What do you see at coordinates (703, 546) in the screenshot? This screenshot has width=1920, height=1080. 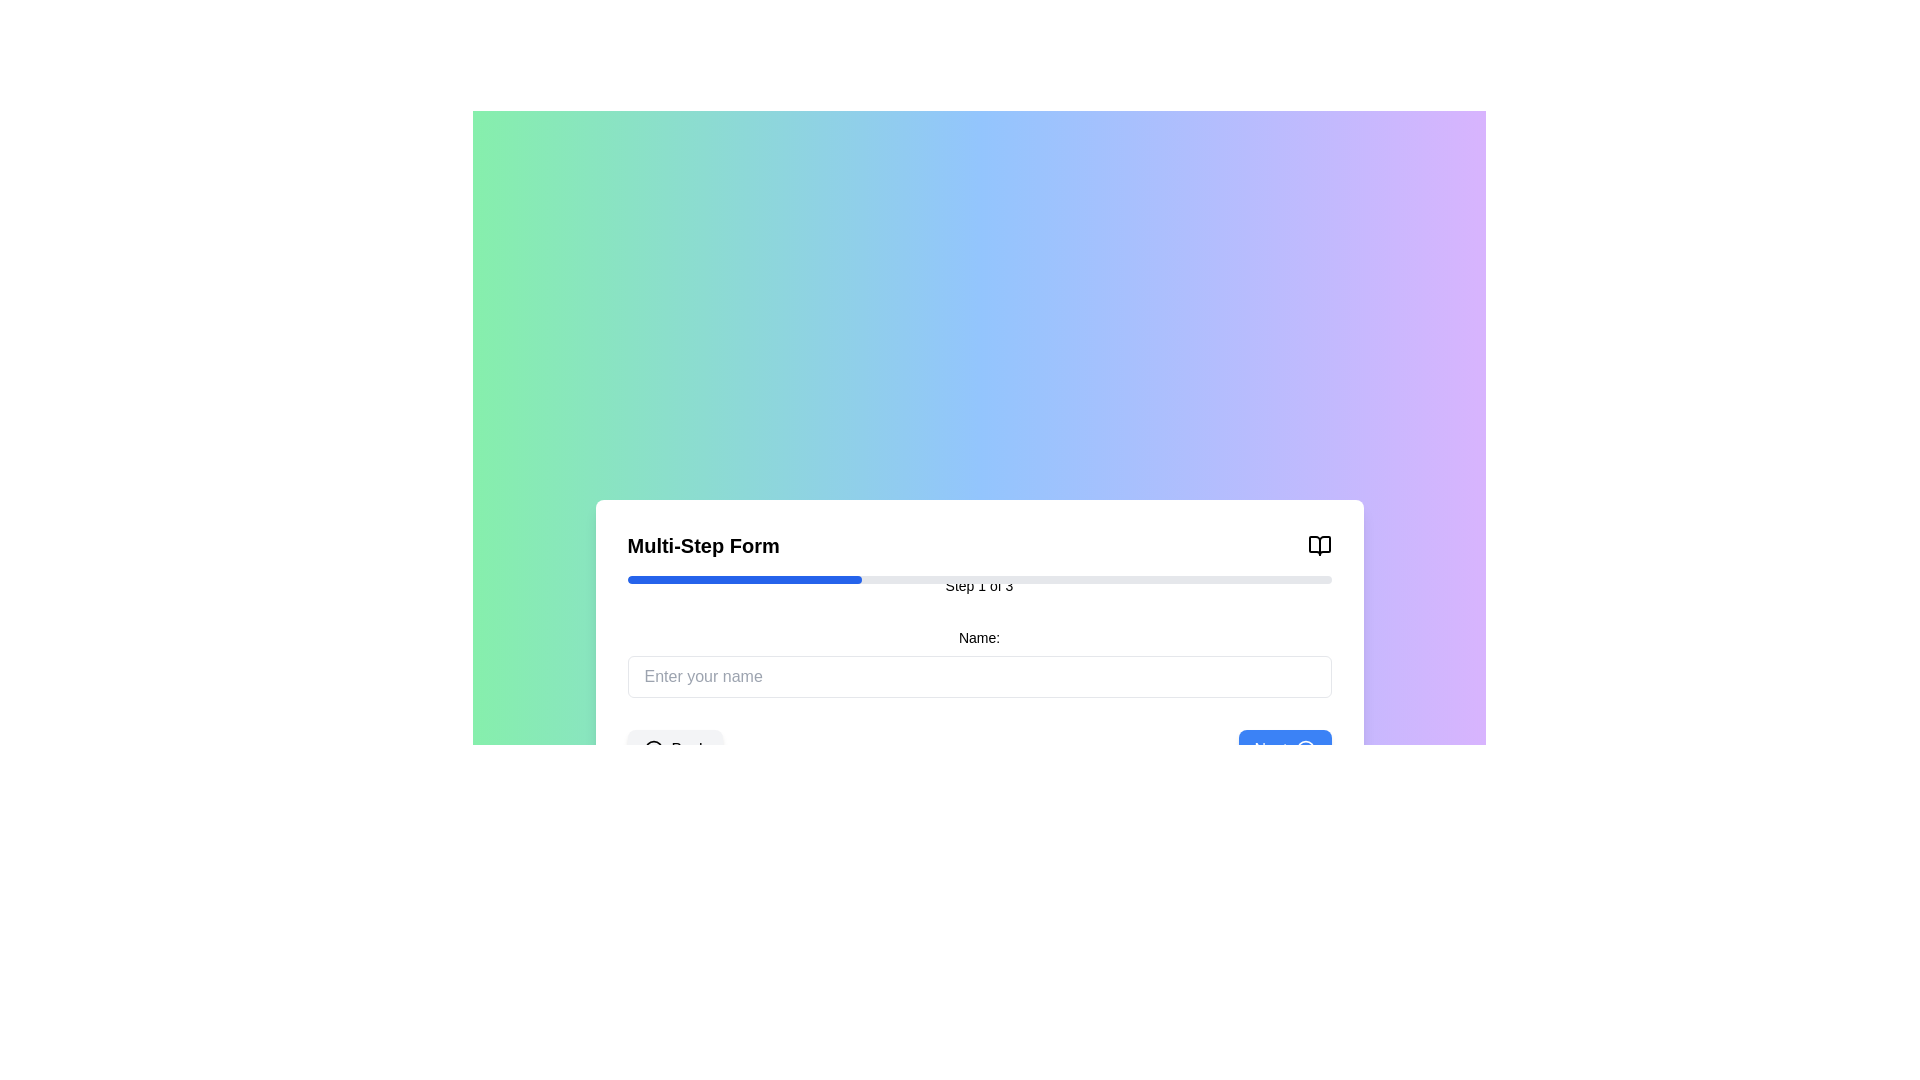 I see `the bold text label displaying 'Multi-Step Form' located at the top-left corner of the header section of the multi-step form interface` at bounding box center [703, 546].